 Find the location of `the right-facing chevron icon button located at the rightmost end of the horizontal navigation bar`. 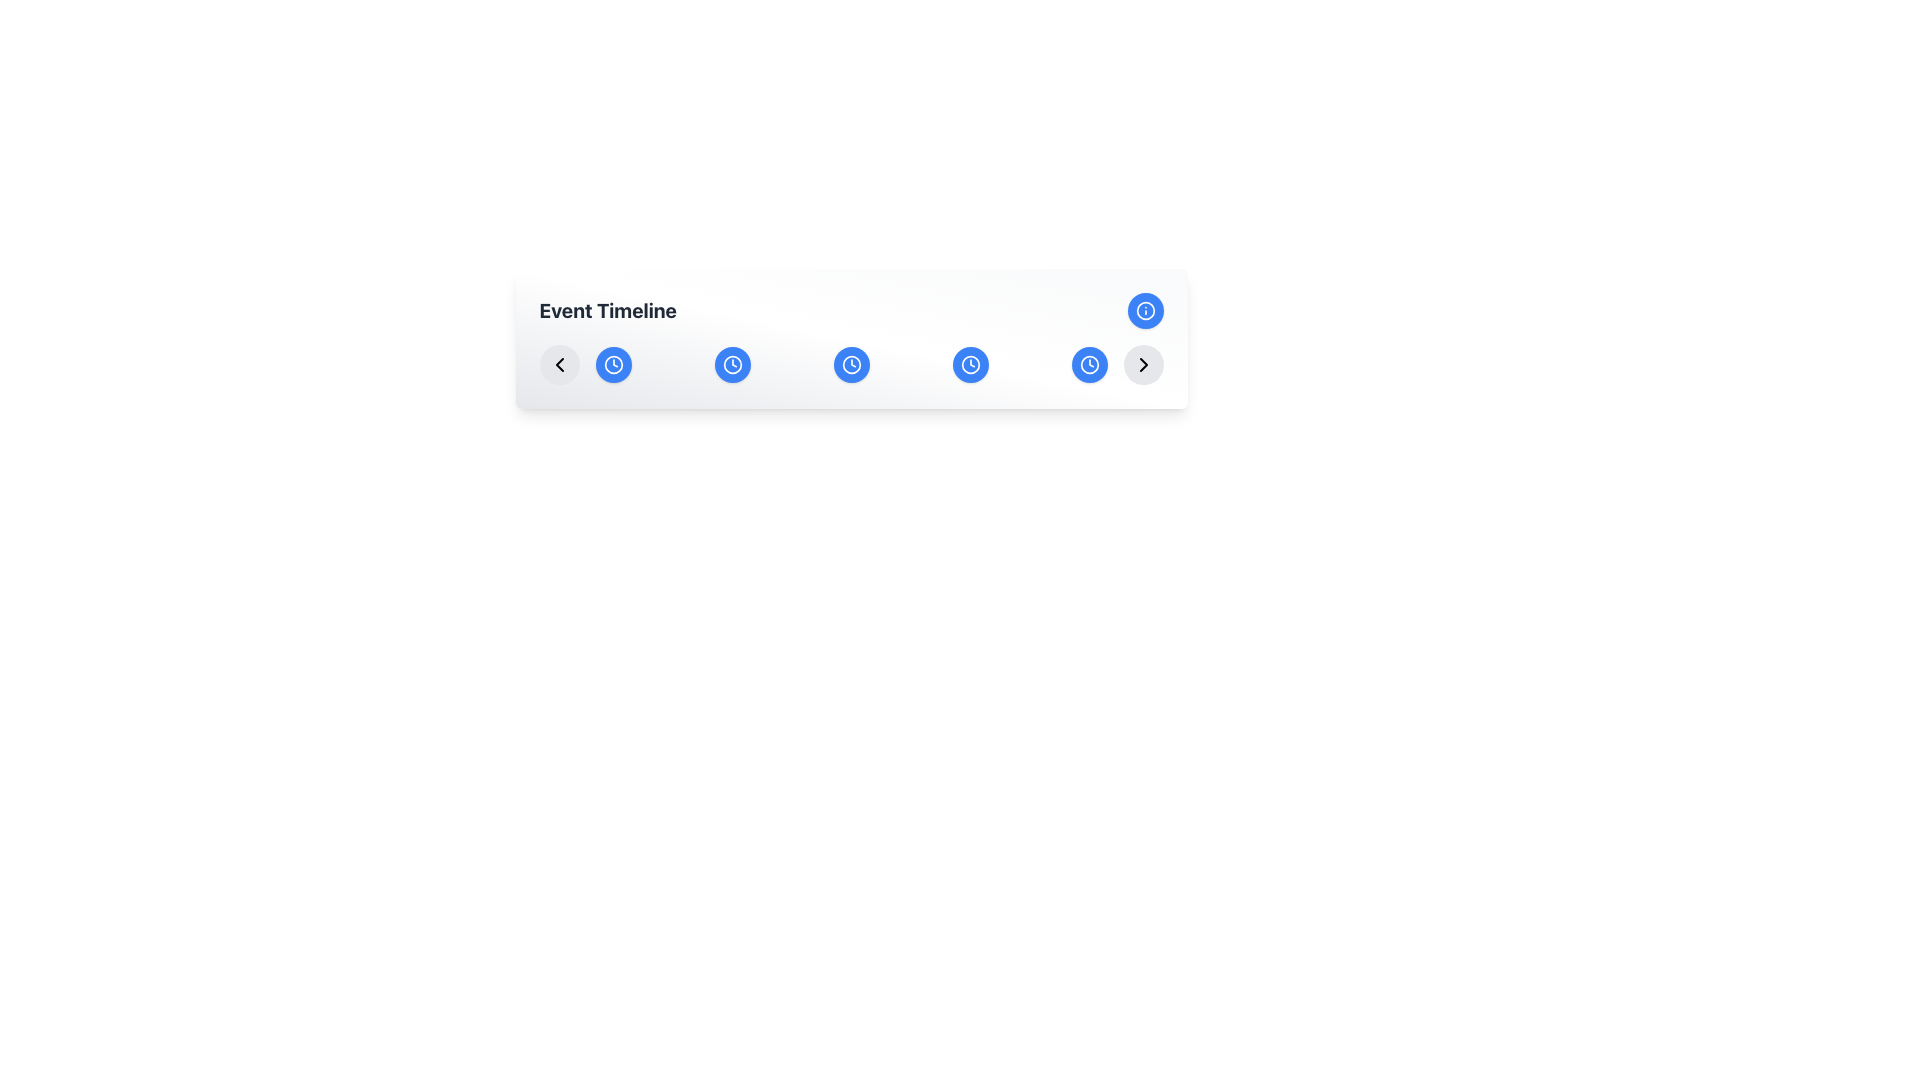

the right-facing chevron icon button located at the rightmost end of the horizontal navigation bar is located at coordinates (1143, 365).